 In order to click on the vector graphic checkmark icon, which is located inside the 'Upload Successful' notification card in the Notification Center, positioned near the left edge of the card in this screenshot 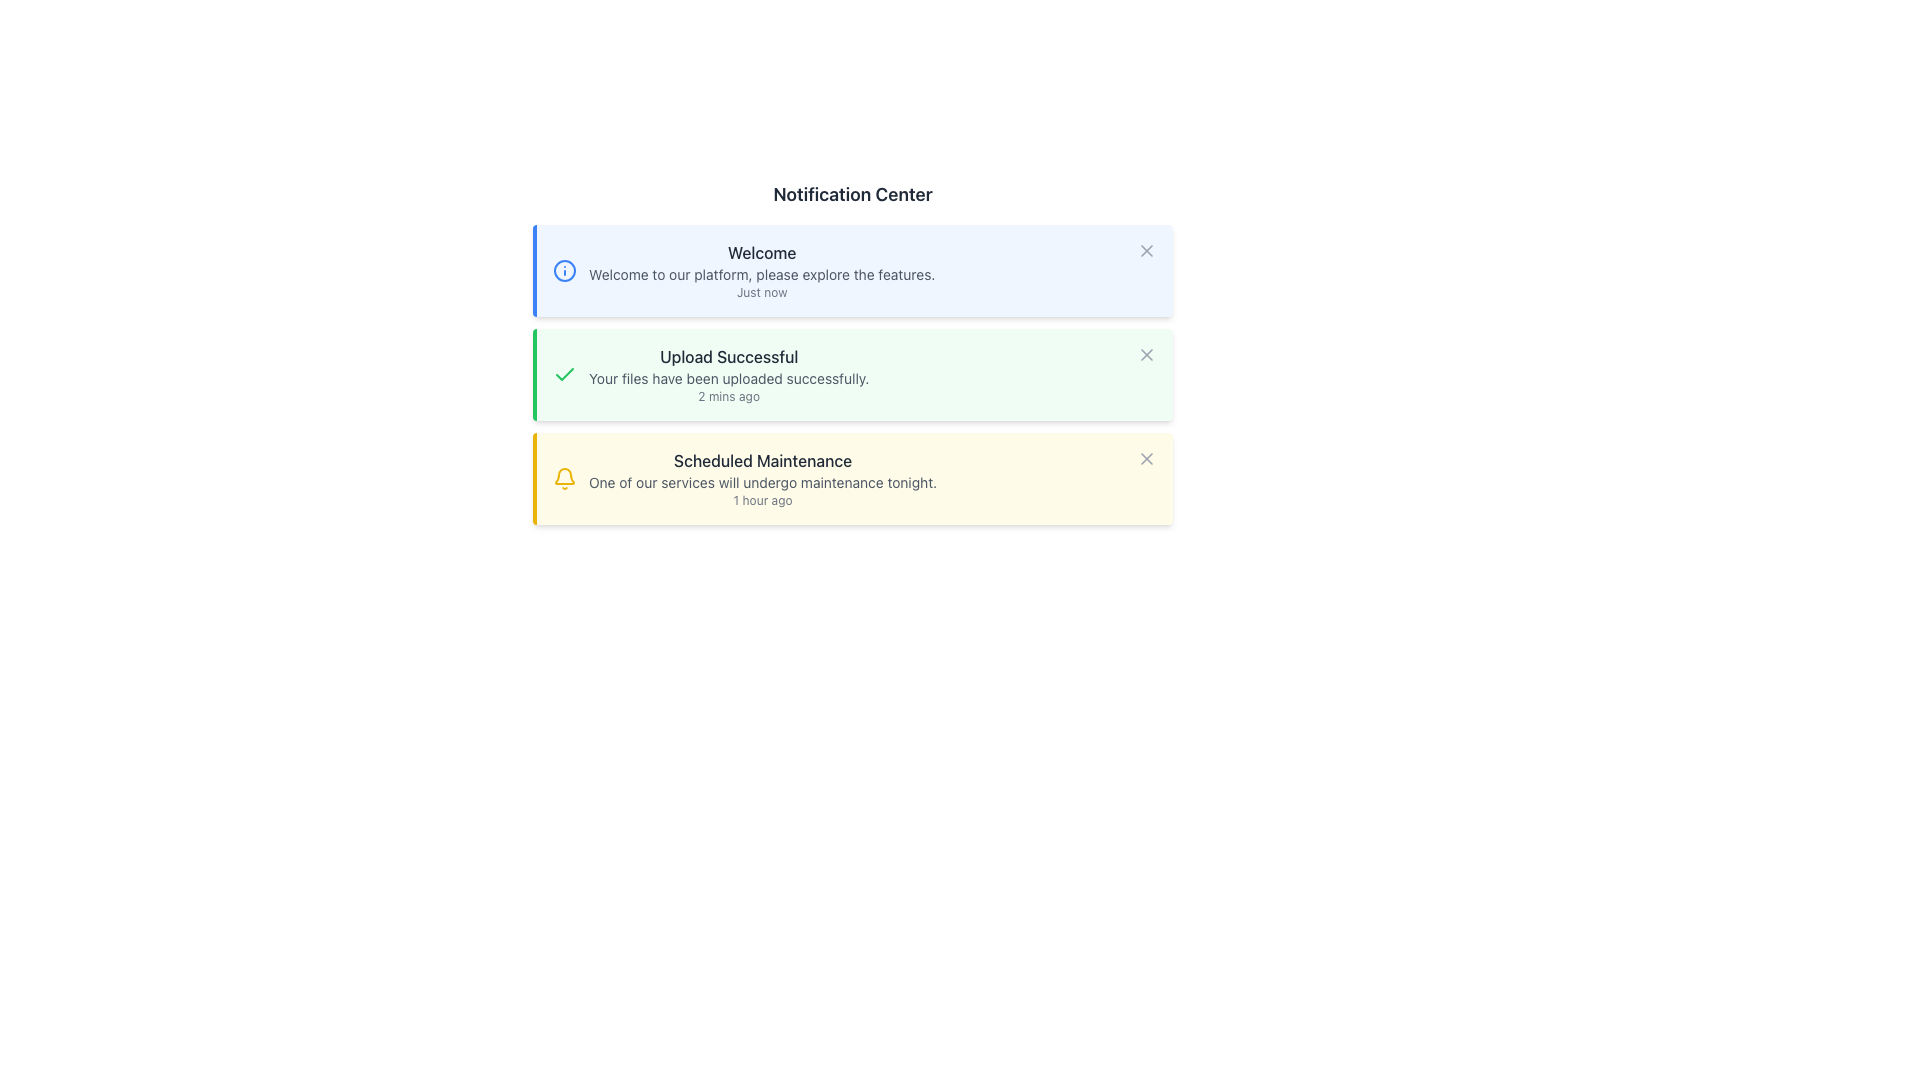, I will do `click(564, 374)`.